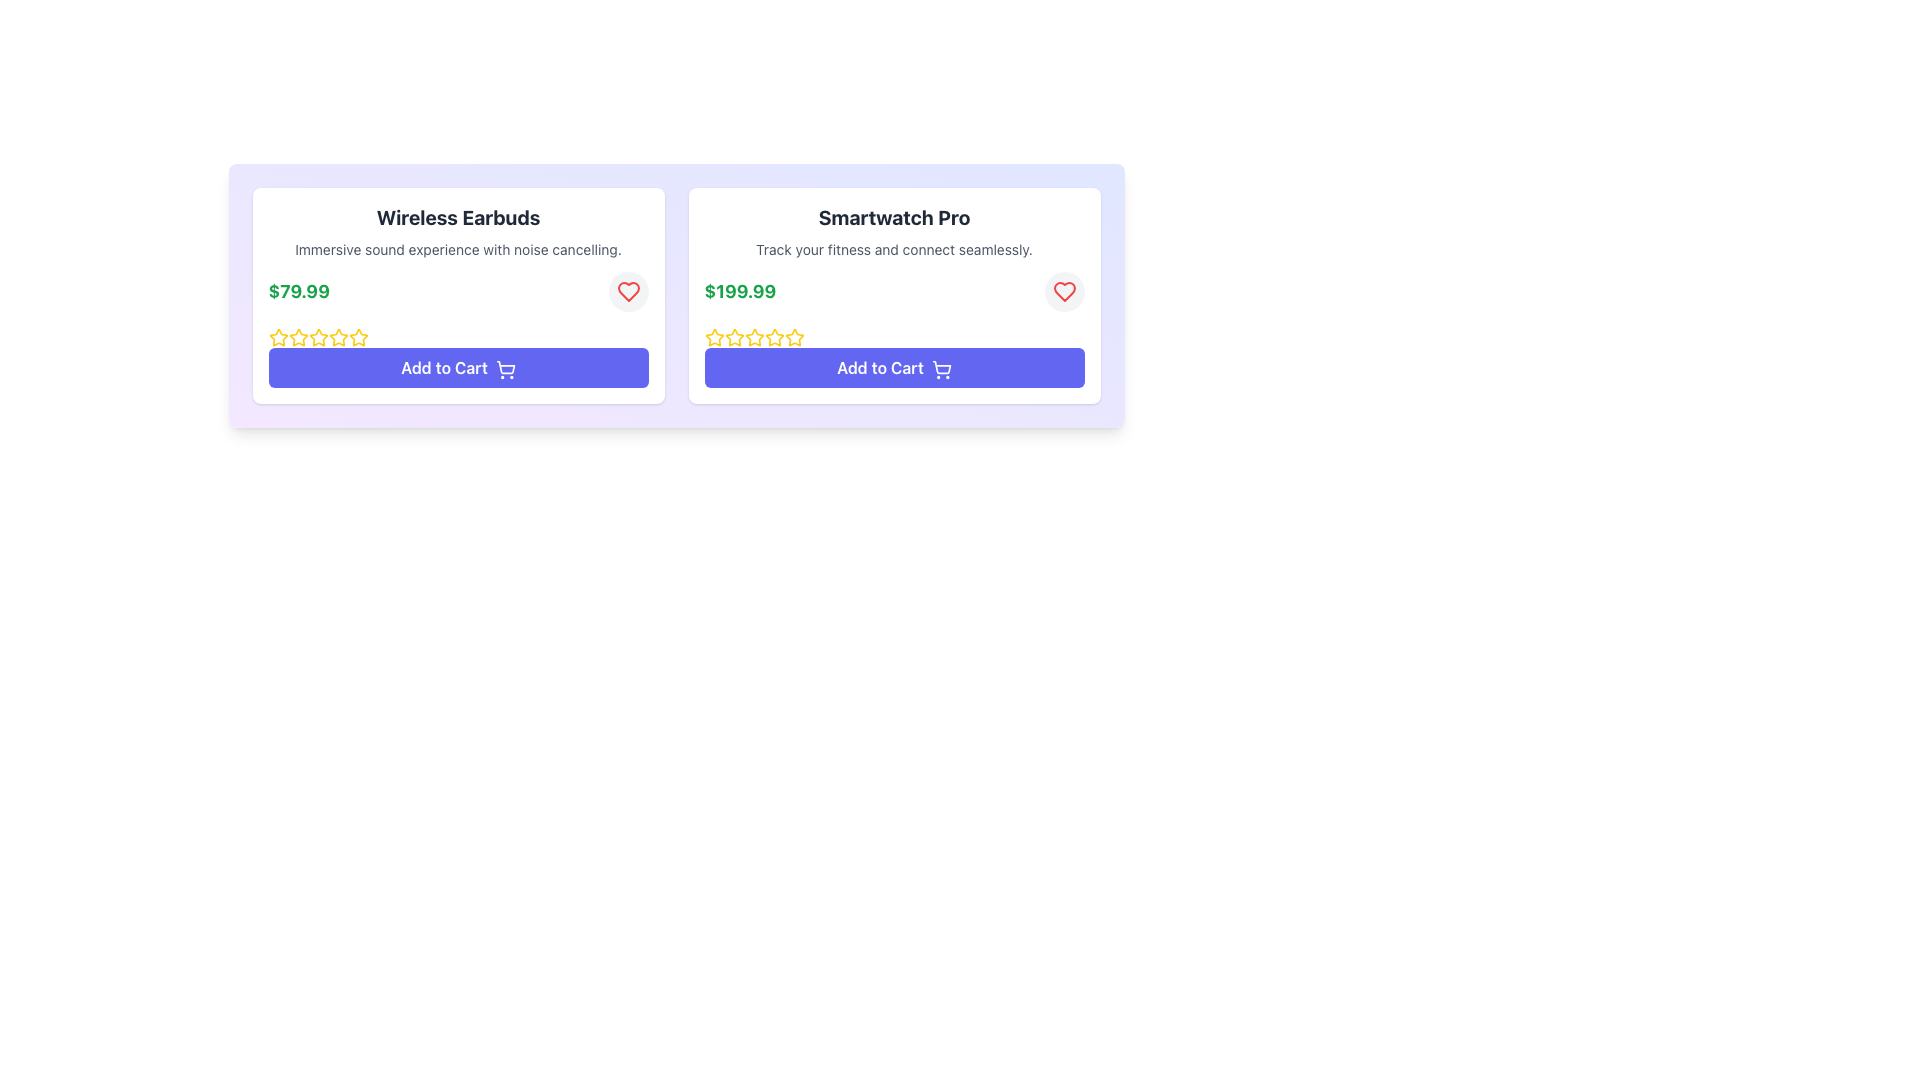 The image size is (1920, 1080). Describe the element at coordinates (714, 335) in the screenshot. I see `the first star icon with a yellow border` at that location.